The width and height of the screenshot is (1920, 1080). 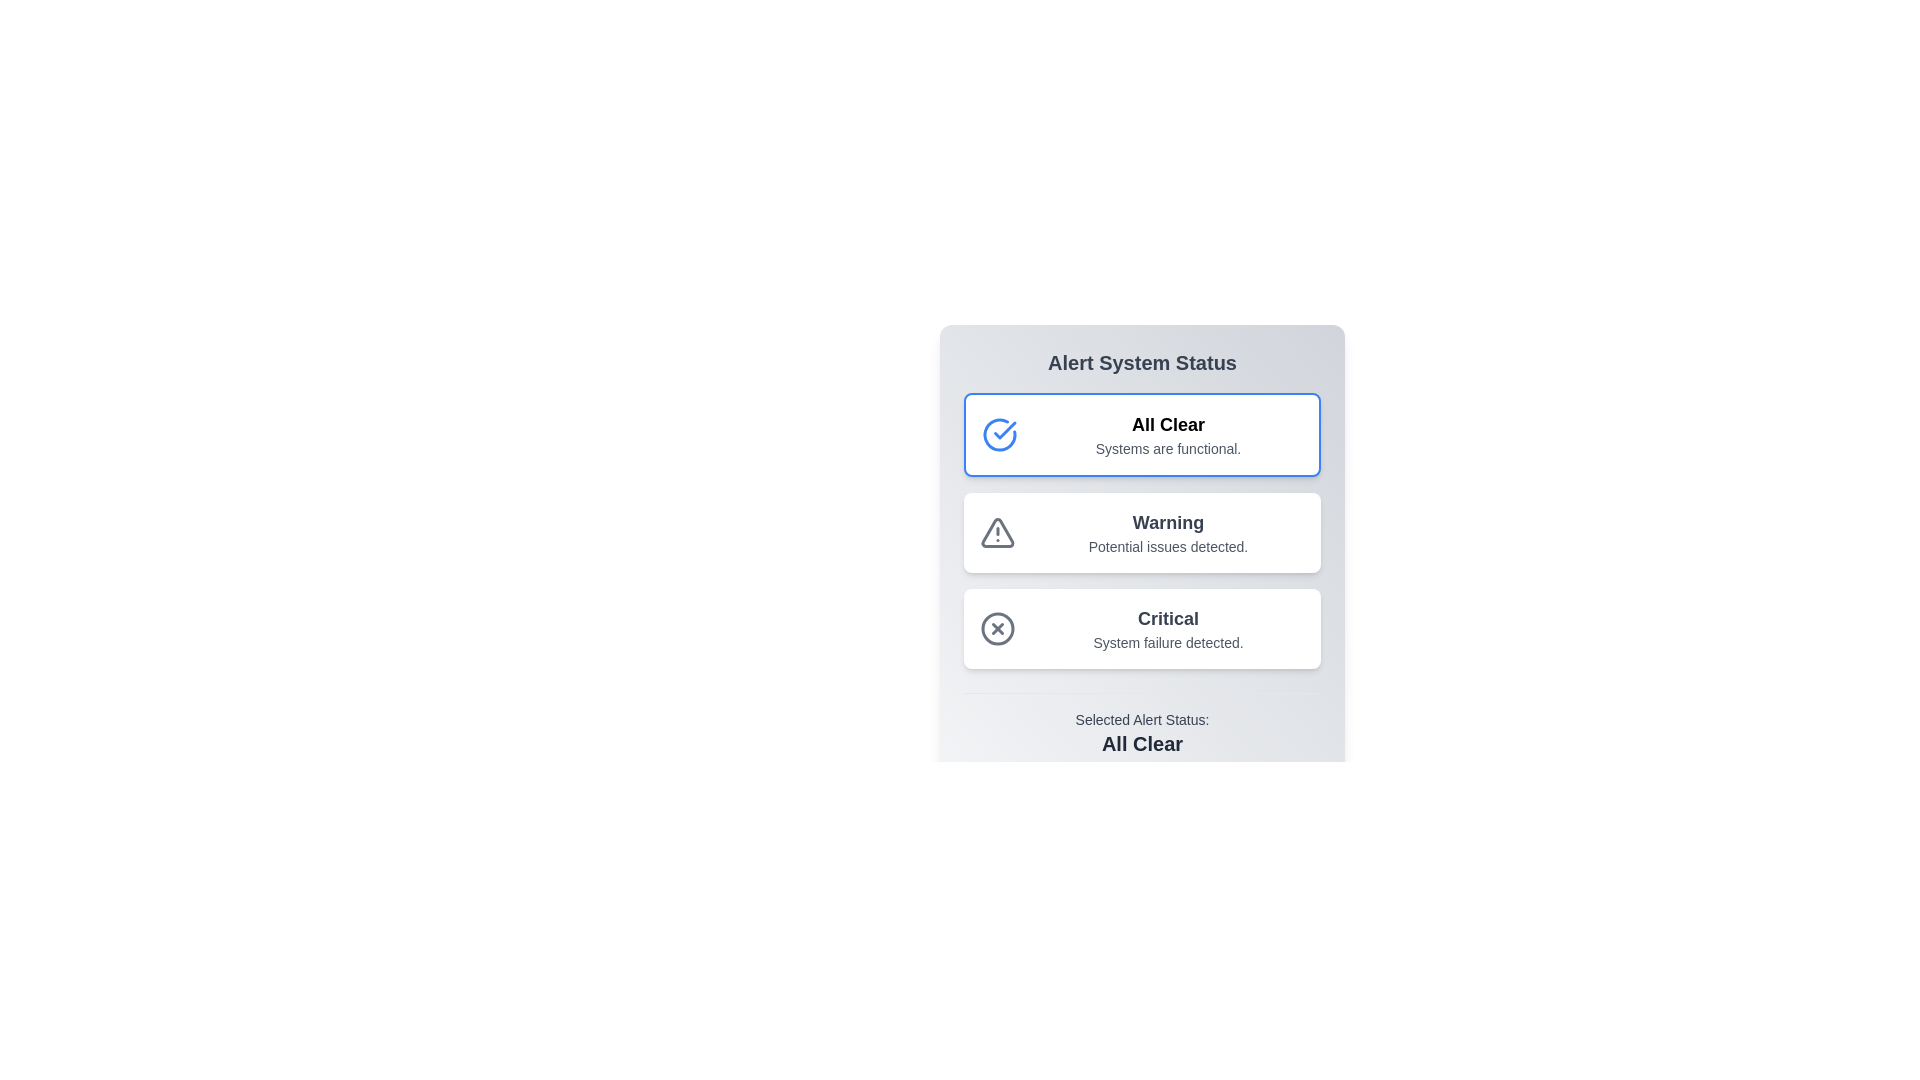 What do you see at coordinates (1168, 434) in the screenshot?
I see `the text block displaying the title 'All Clear' with the subtitle 'Systems are functional.', which is horizontally centered within the status card` at bounding box center [1168, 434].